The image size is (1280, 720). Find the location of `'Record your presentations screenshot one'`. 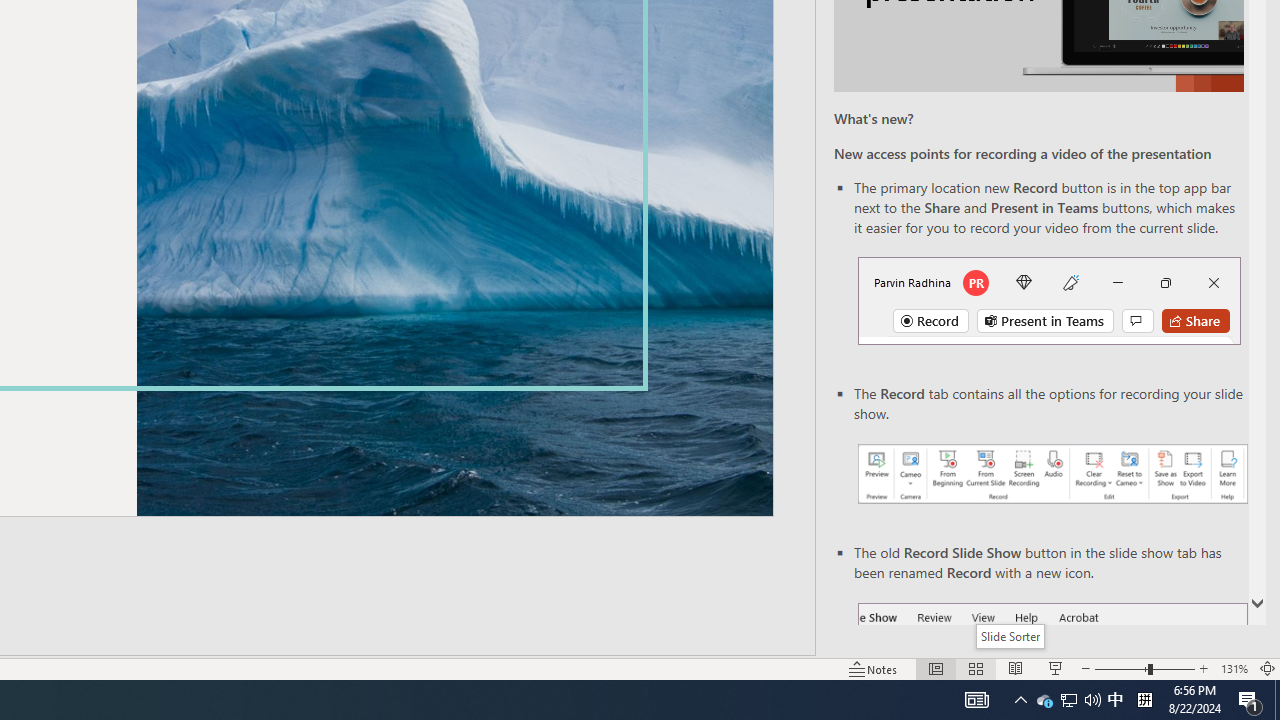

'Record your presentations screenshot one' is located at coordinates (1051, 474).